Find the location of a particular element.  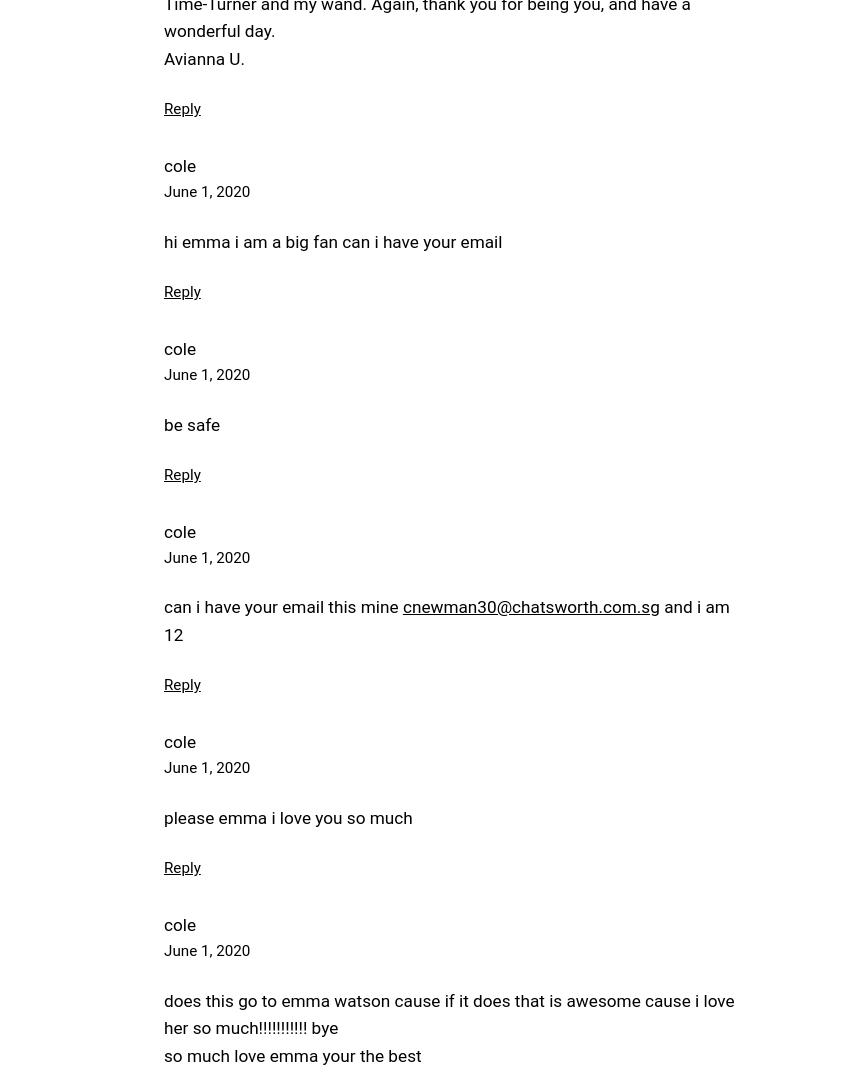

'can i have your email this mine' is located at coordinates (281, 607).